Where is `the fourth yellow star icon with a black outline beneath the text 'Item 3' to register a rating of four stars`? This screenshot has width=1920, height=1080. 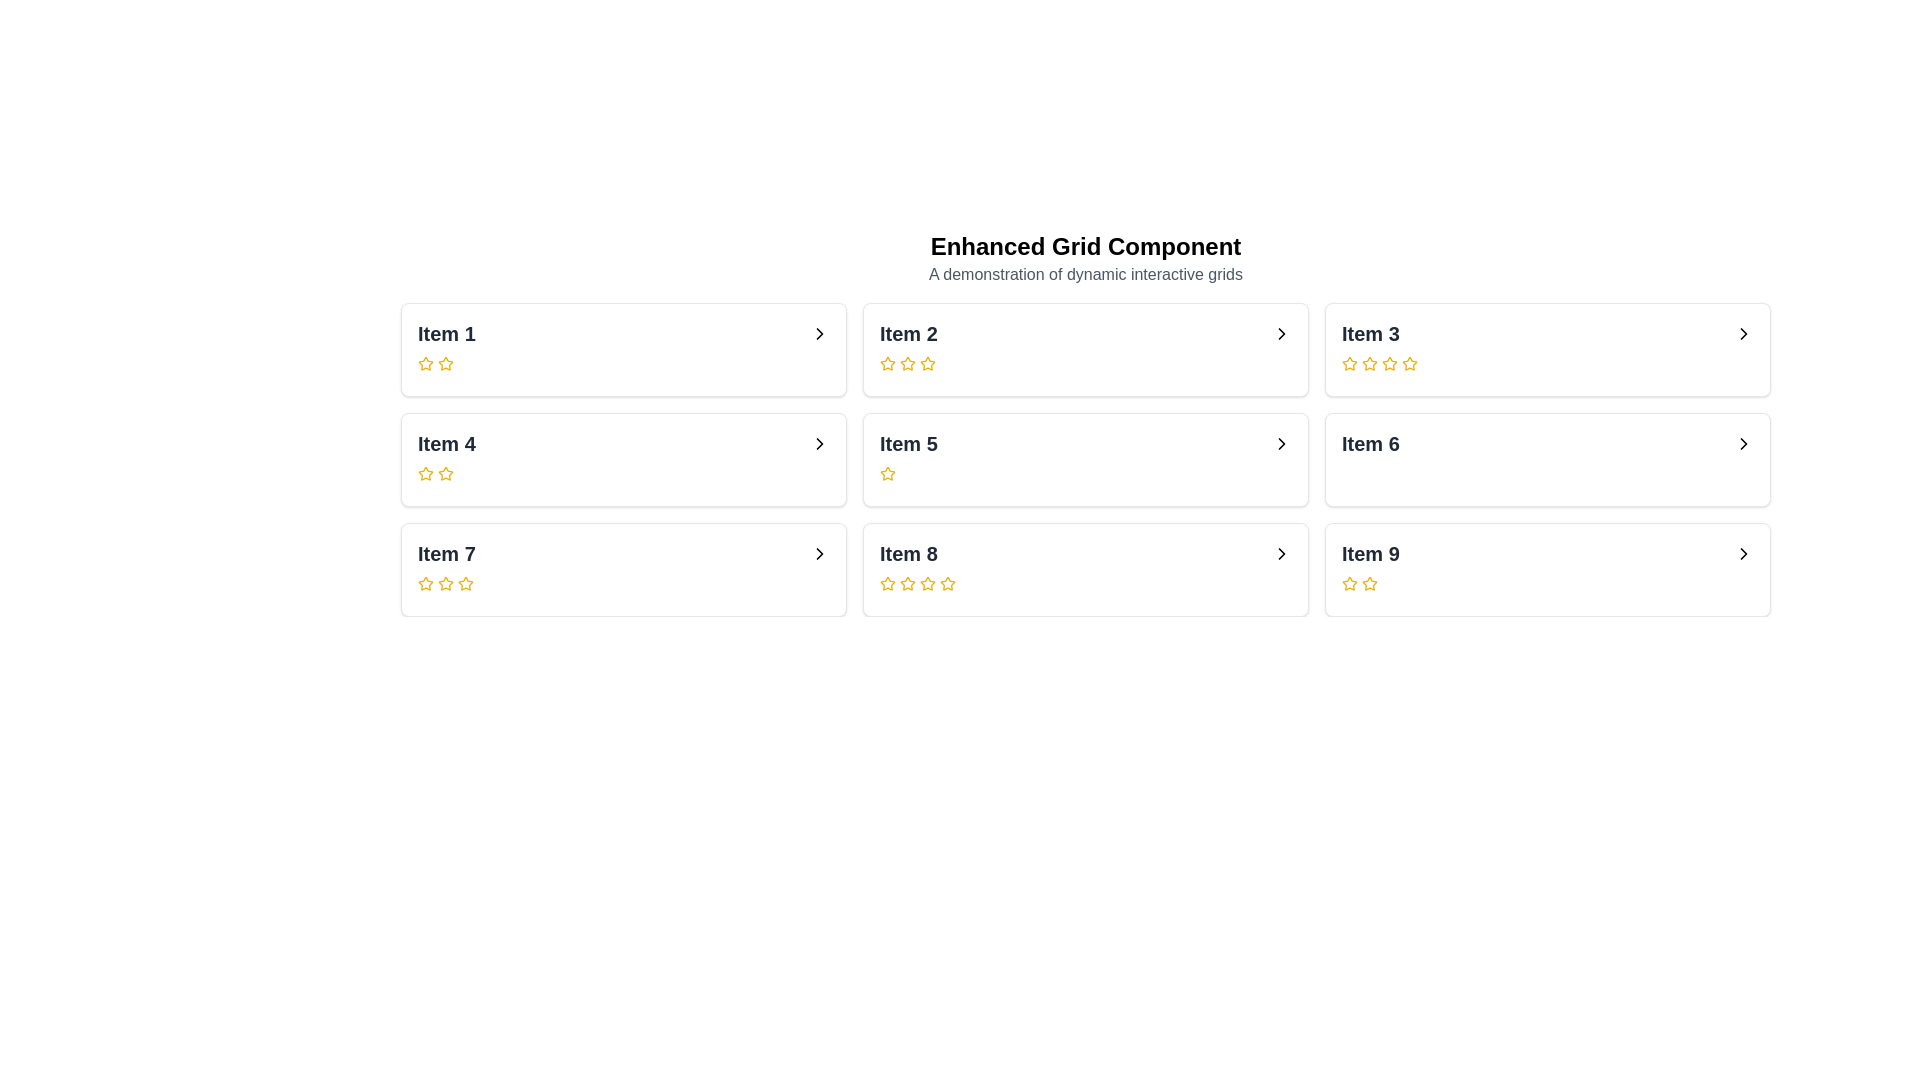
the fourth yellow star icon with a black outline beneath the text 'Item 3' to register a rating of four stars is located at coordinates (1389, 363).